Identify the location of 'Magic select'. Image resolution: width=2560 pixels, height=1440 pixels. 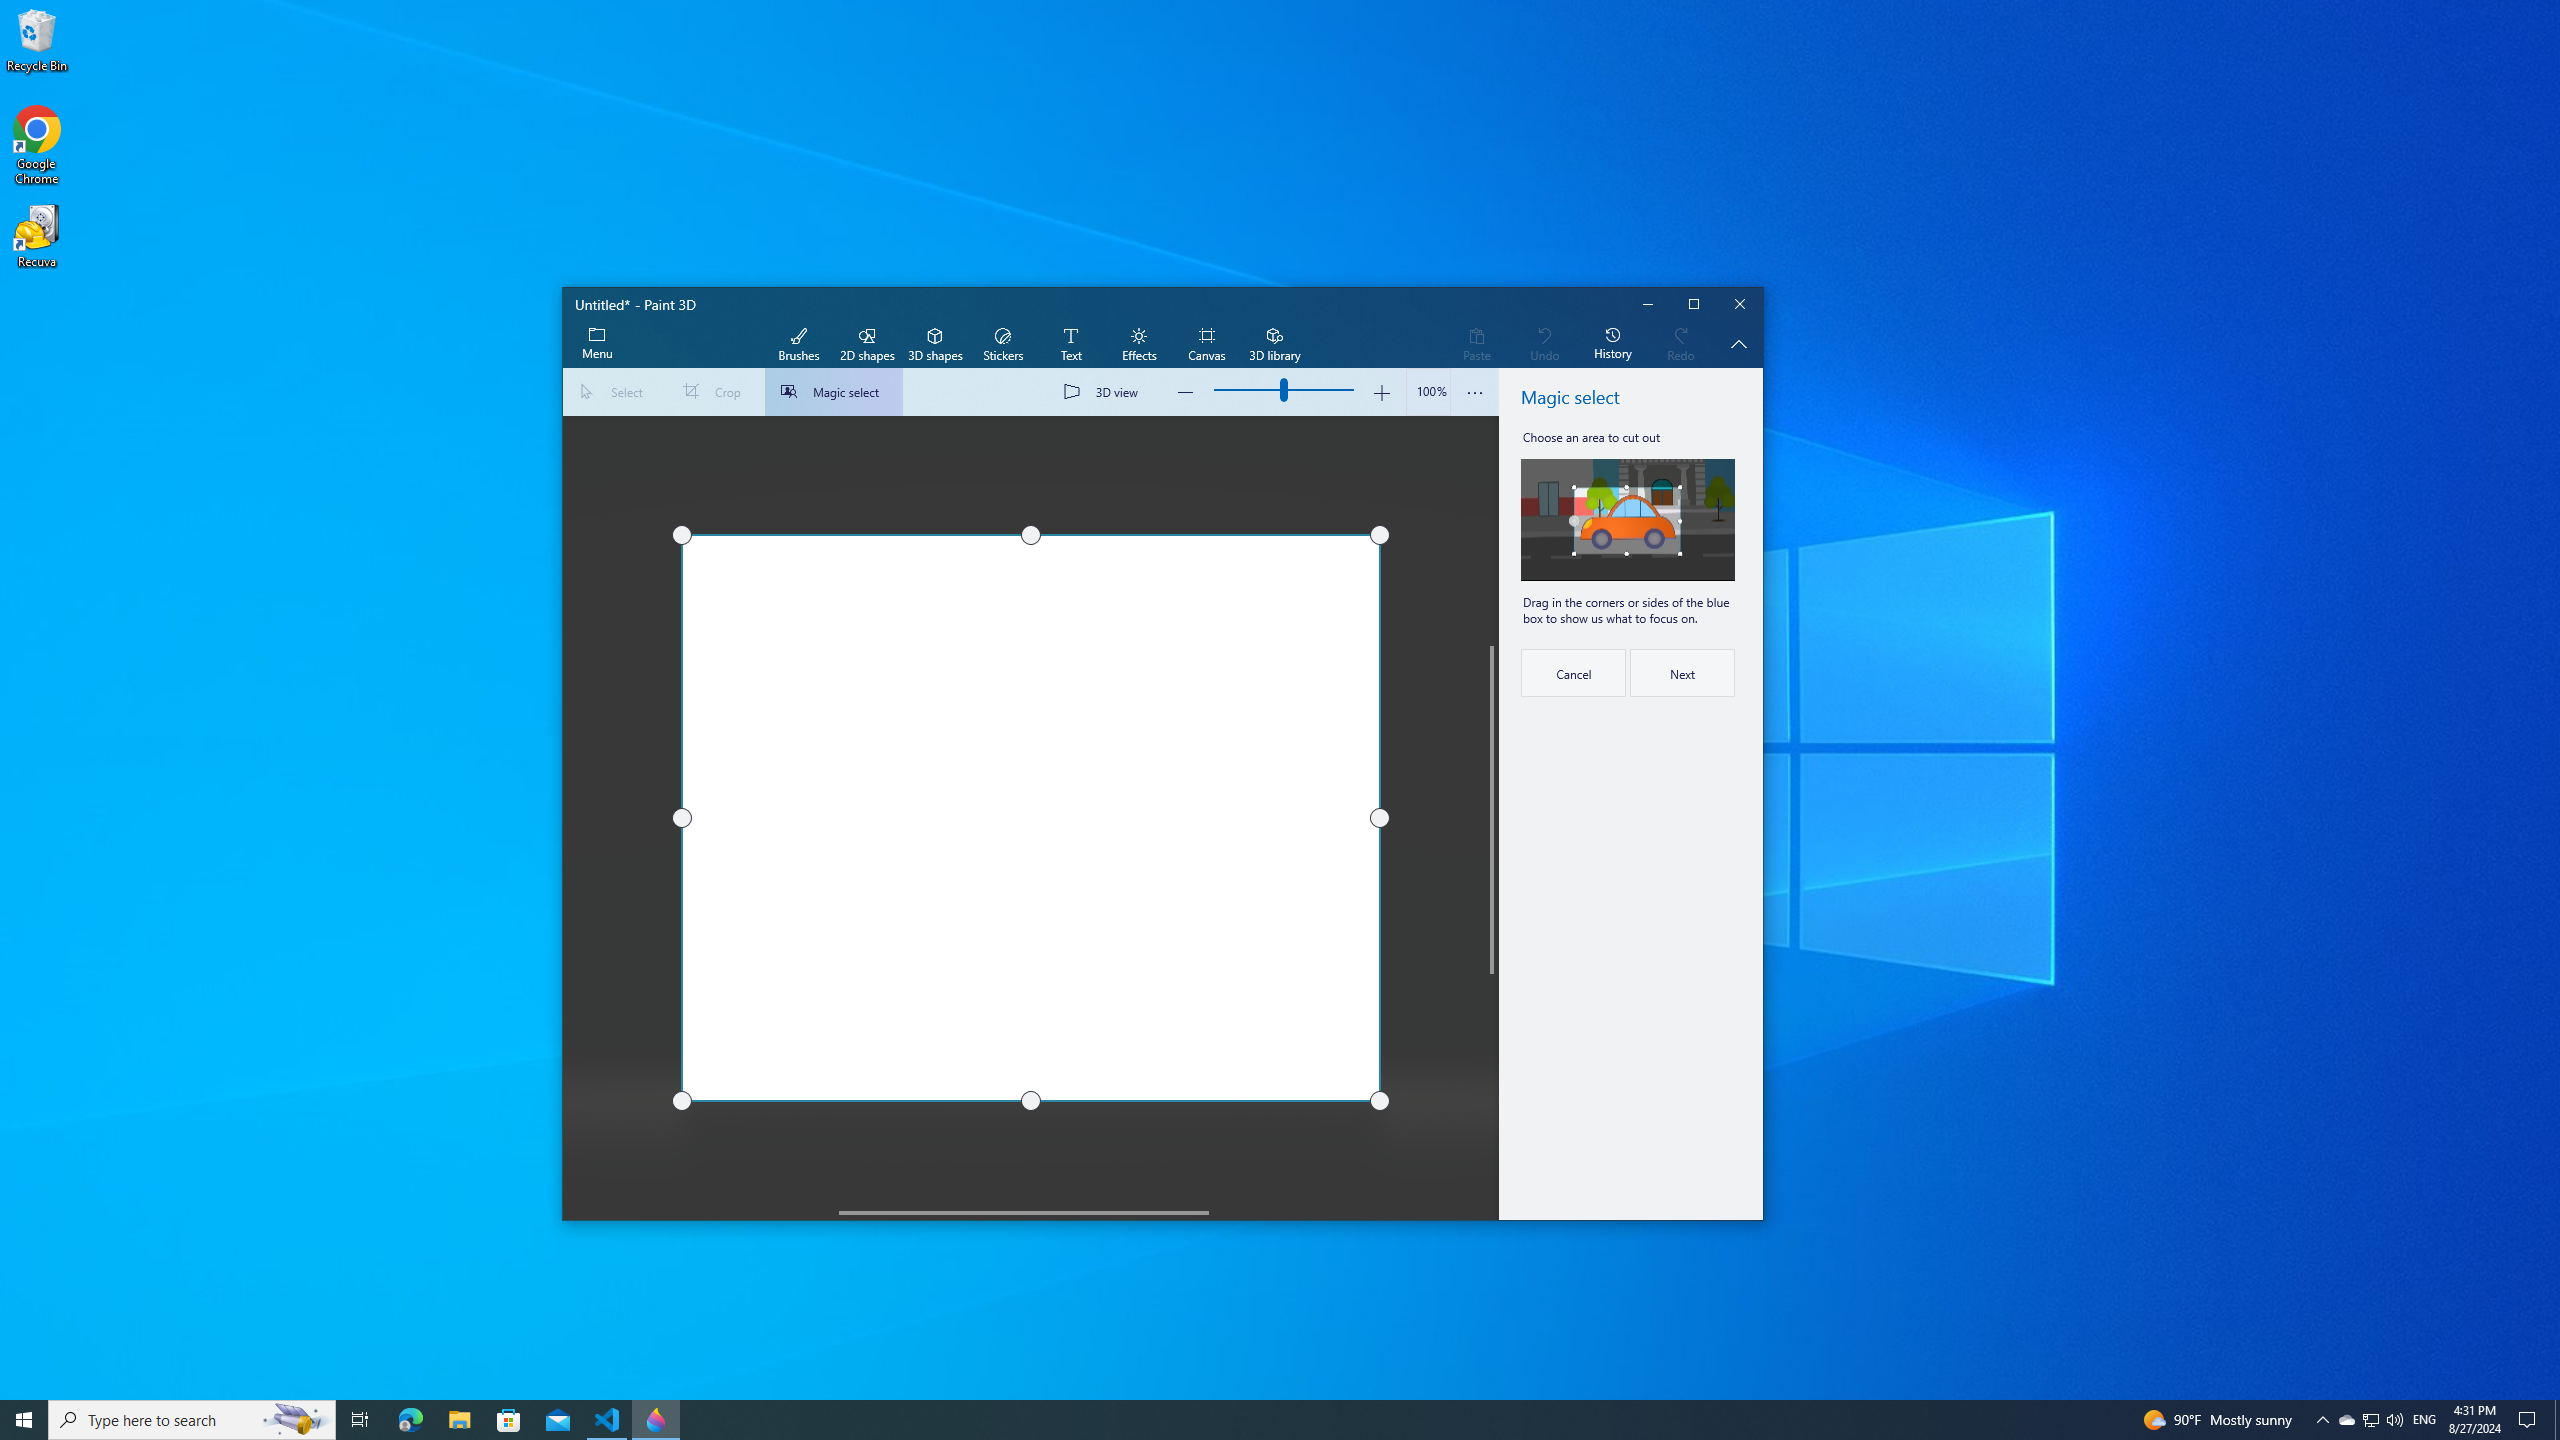
(833, 391).